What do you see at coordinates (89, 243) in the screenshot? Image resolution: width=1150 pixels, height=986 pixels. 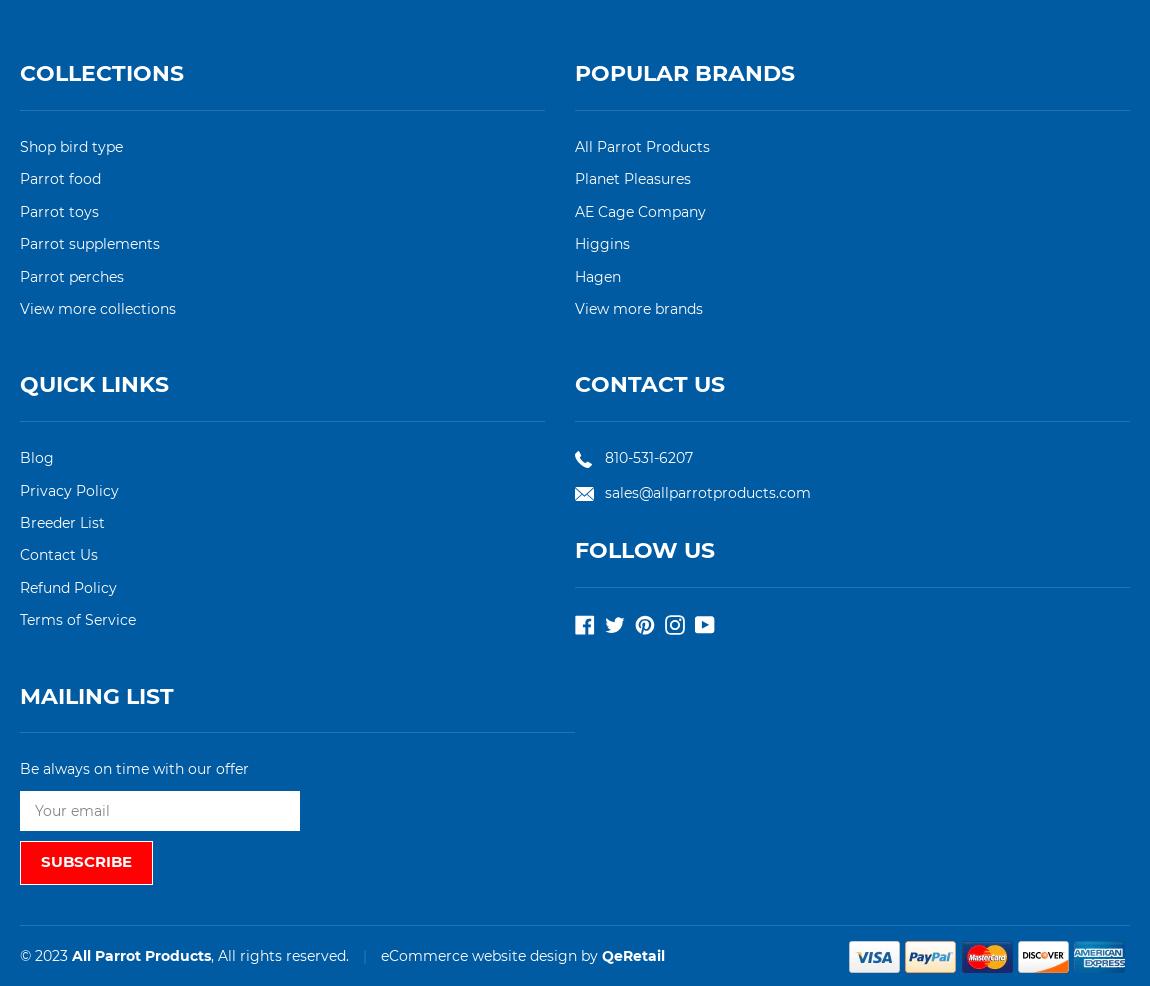 I see `'Parrot supplements'` at bounding box center [89, 243].